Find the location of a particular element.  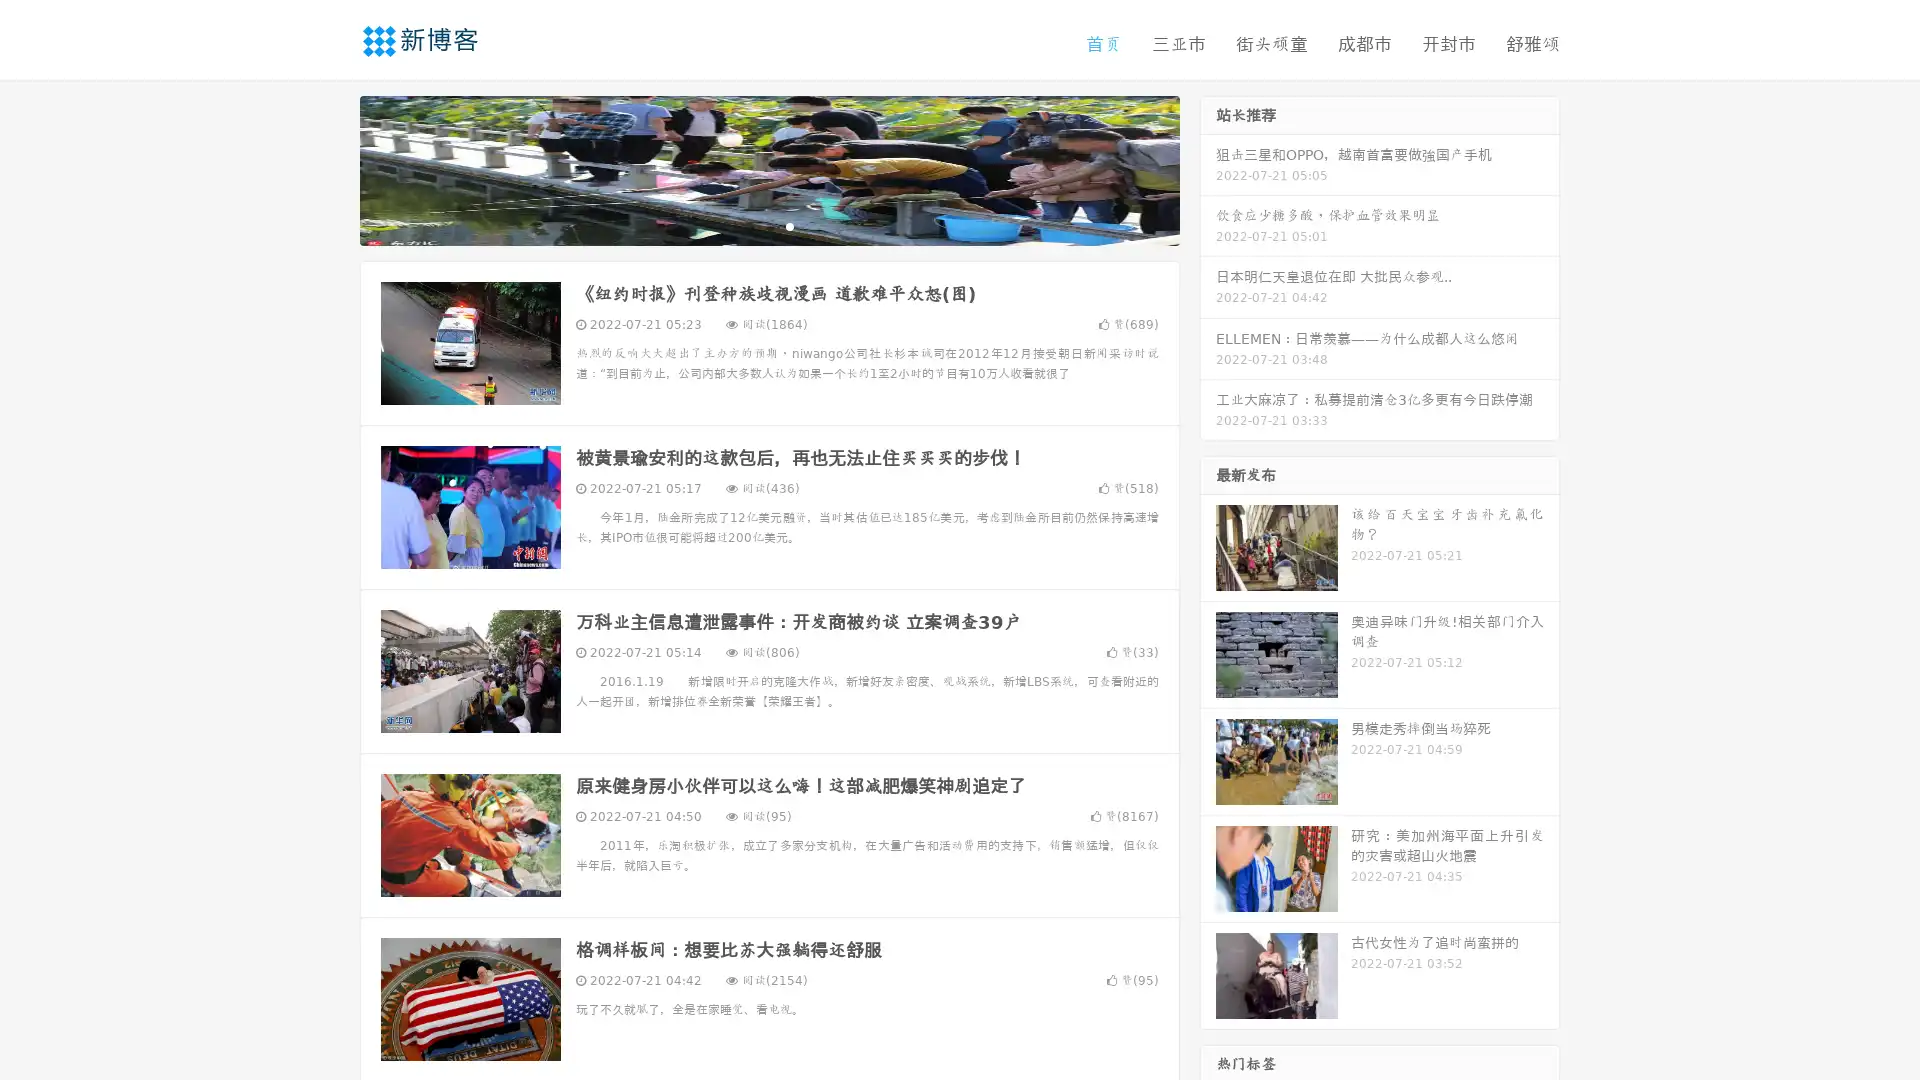

Next slide is located at coordinates (1208, 168).